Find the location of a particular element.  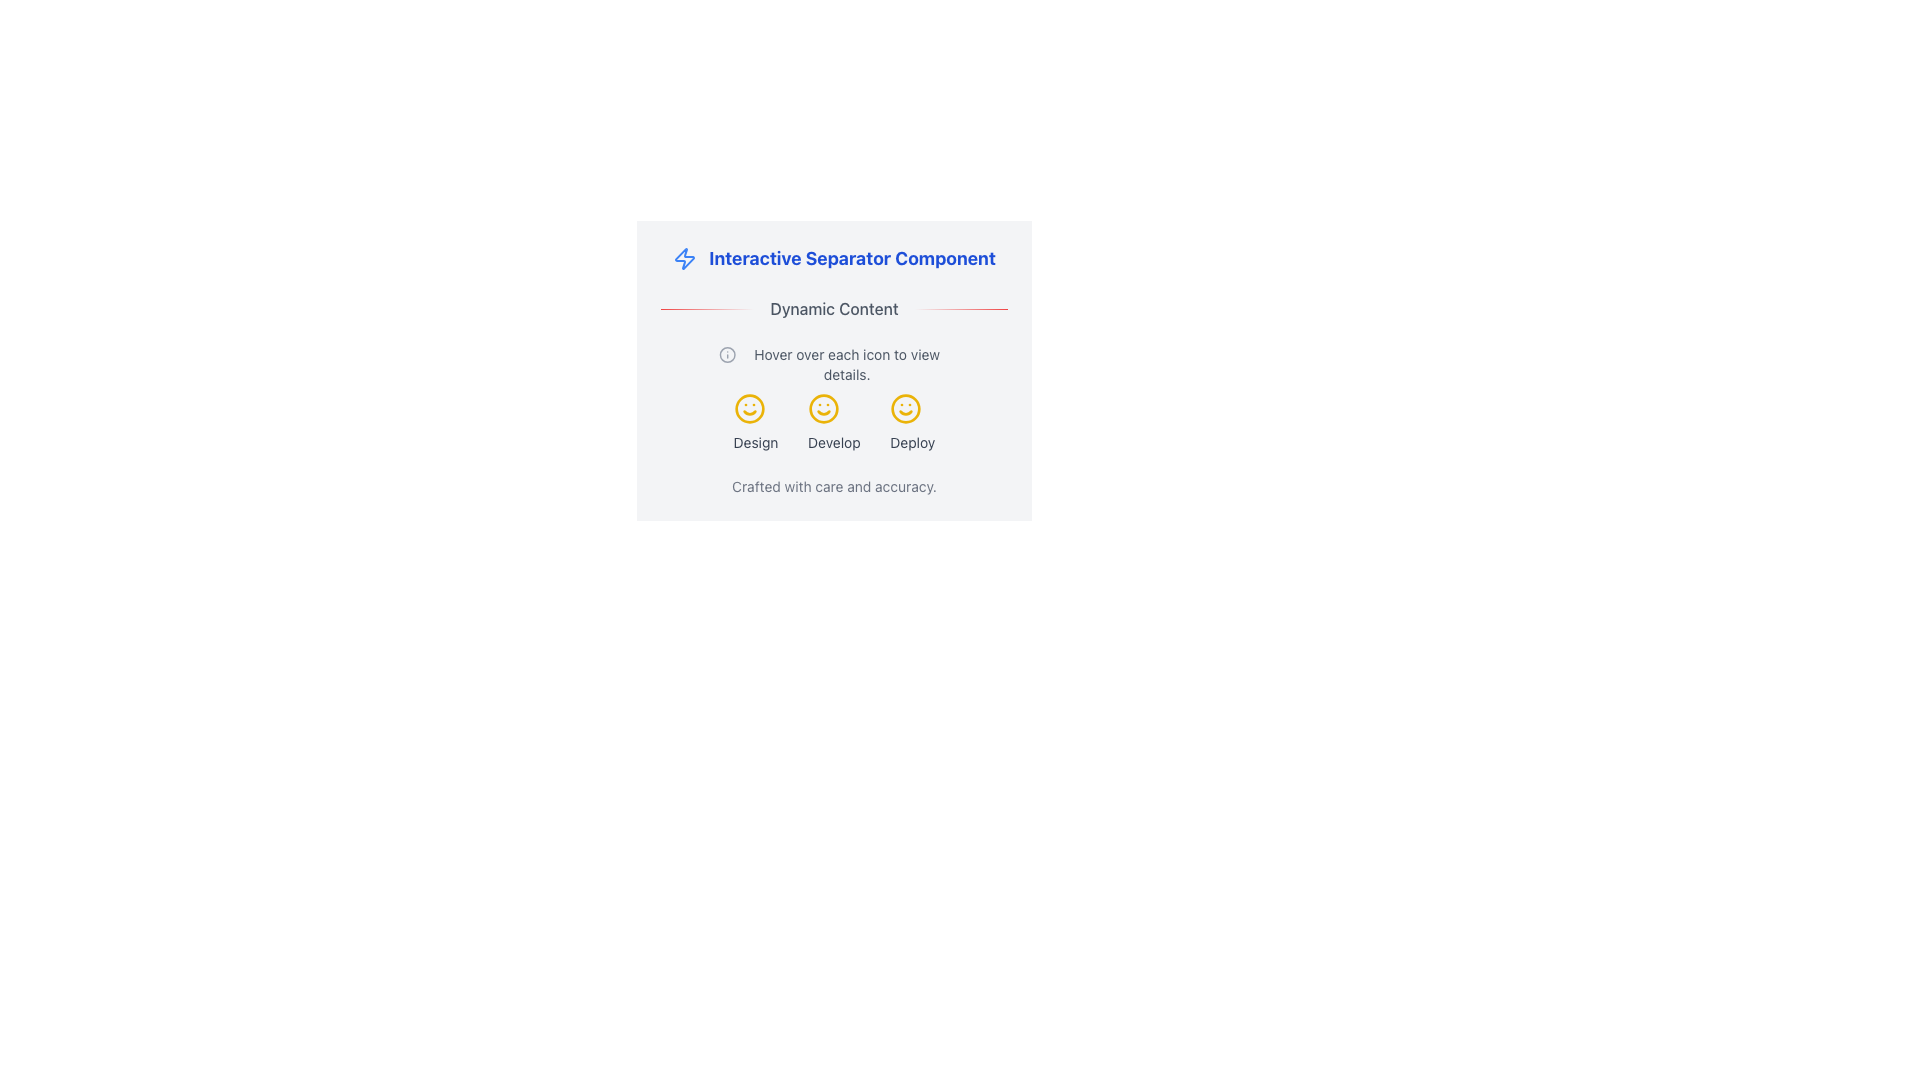

the 'Develop' icon, which is the middle icon in the horizontal arrangement beneath the 'Dynamic Content' heading is located at coordinates (824, 407).